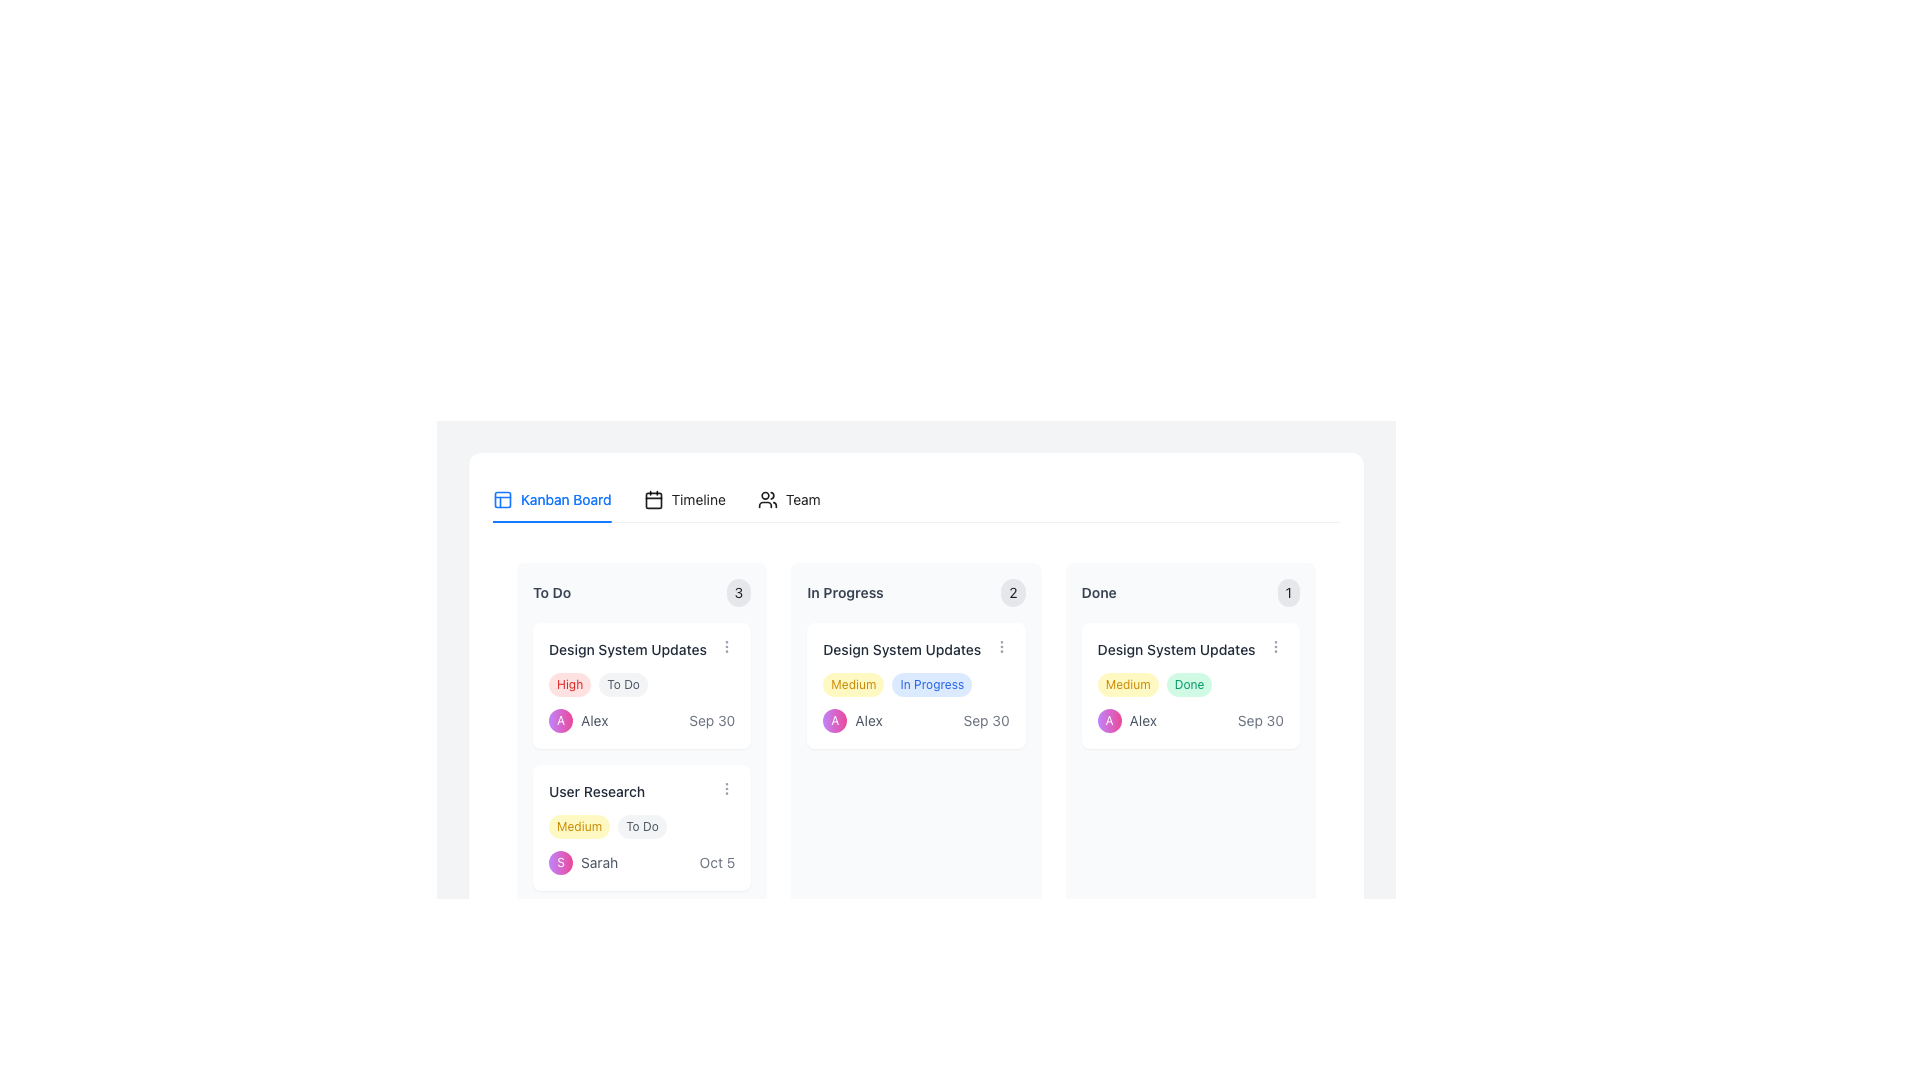 Image resolution: width=1920 pixels, height=1080 pixels. Describe the element at coordinates (642, 862) in the screenshot. I see `the user name 'Sarah' in the User and Metadata Display for filtering related tasks` at that location.